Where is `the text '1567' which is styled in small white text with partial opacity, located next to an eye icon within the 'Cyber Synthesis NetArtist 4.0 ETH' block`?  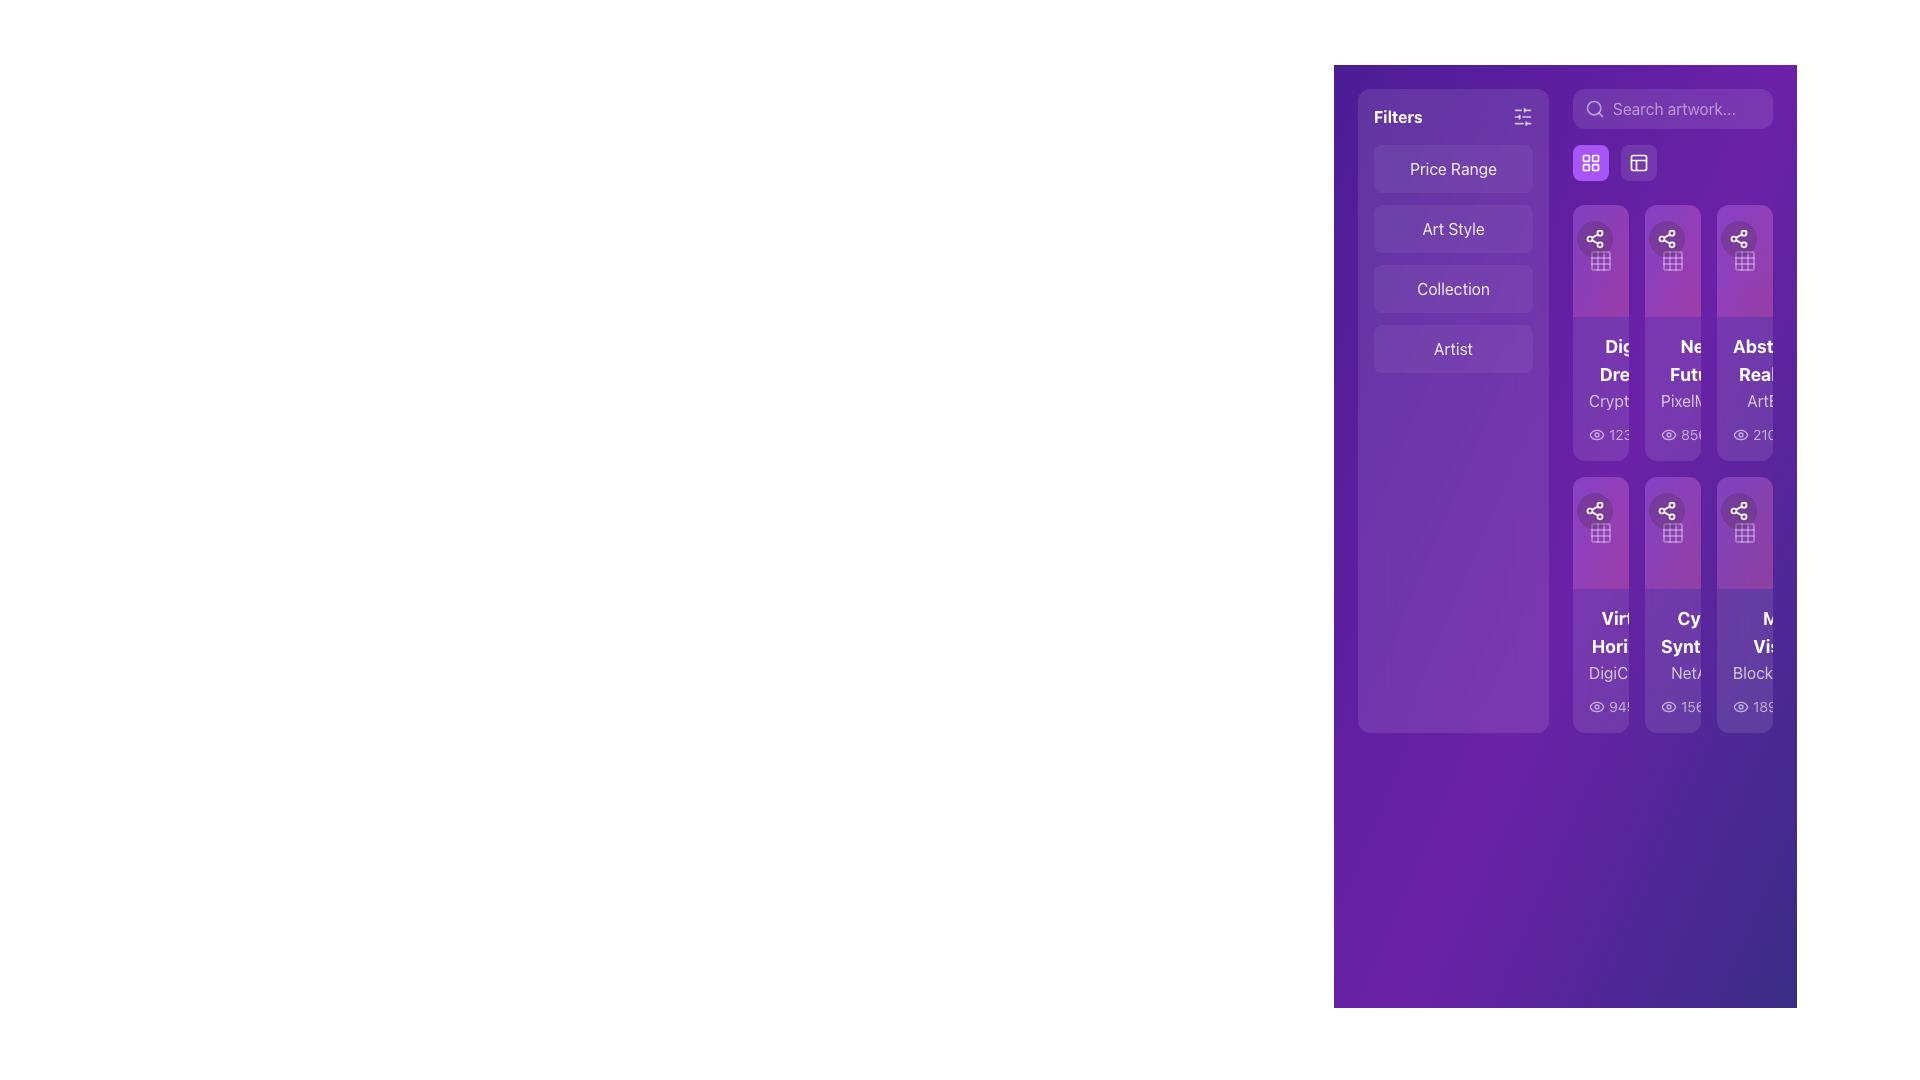 the text '1567' which is styled in small white text with partial opacity, located next to an eye icon within the 'Cyber Synthesis NetArtist 4.0 ETH' block is located at coordinates (1673, 705).